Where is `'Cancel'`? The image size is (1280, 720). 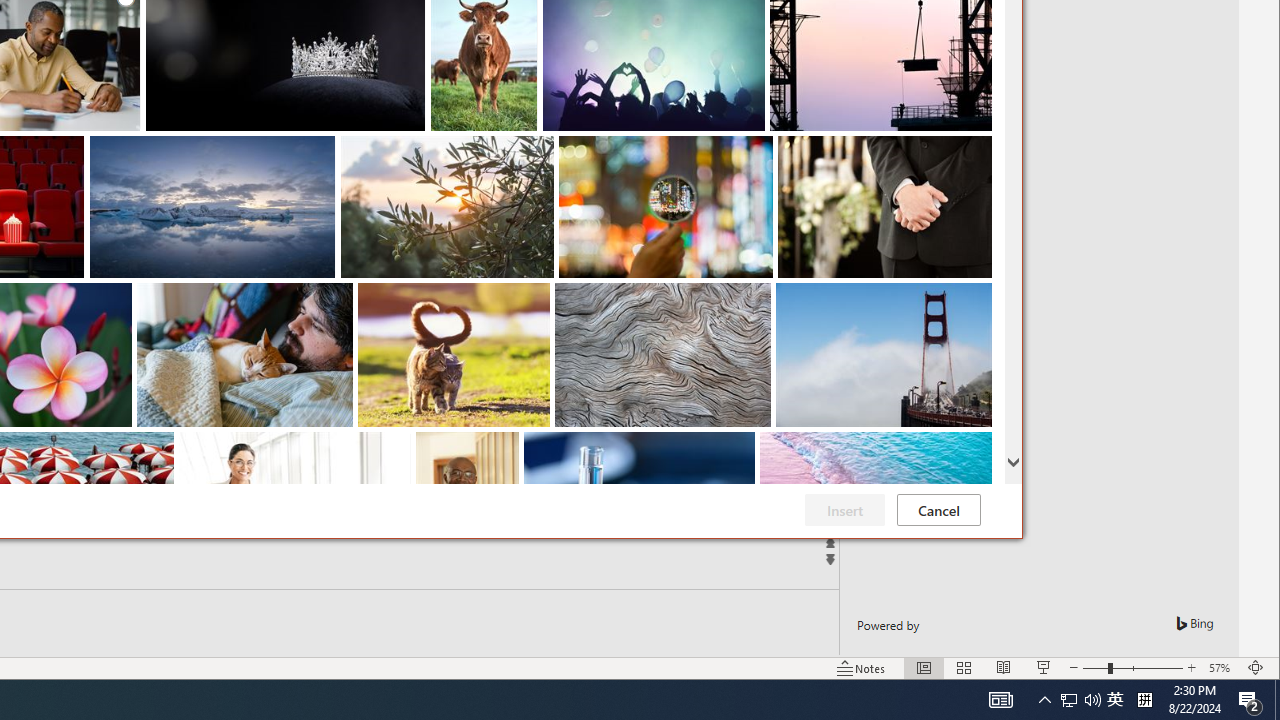
'Cancel' is located at coordinates (937, 509).